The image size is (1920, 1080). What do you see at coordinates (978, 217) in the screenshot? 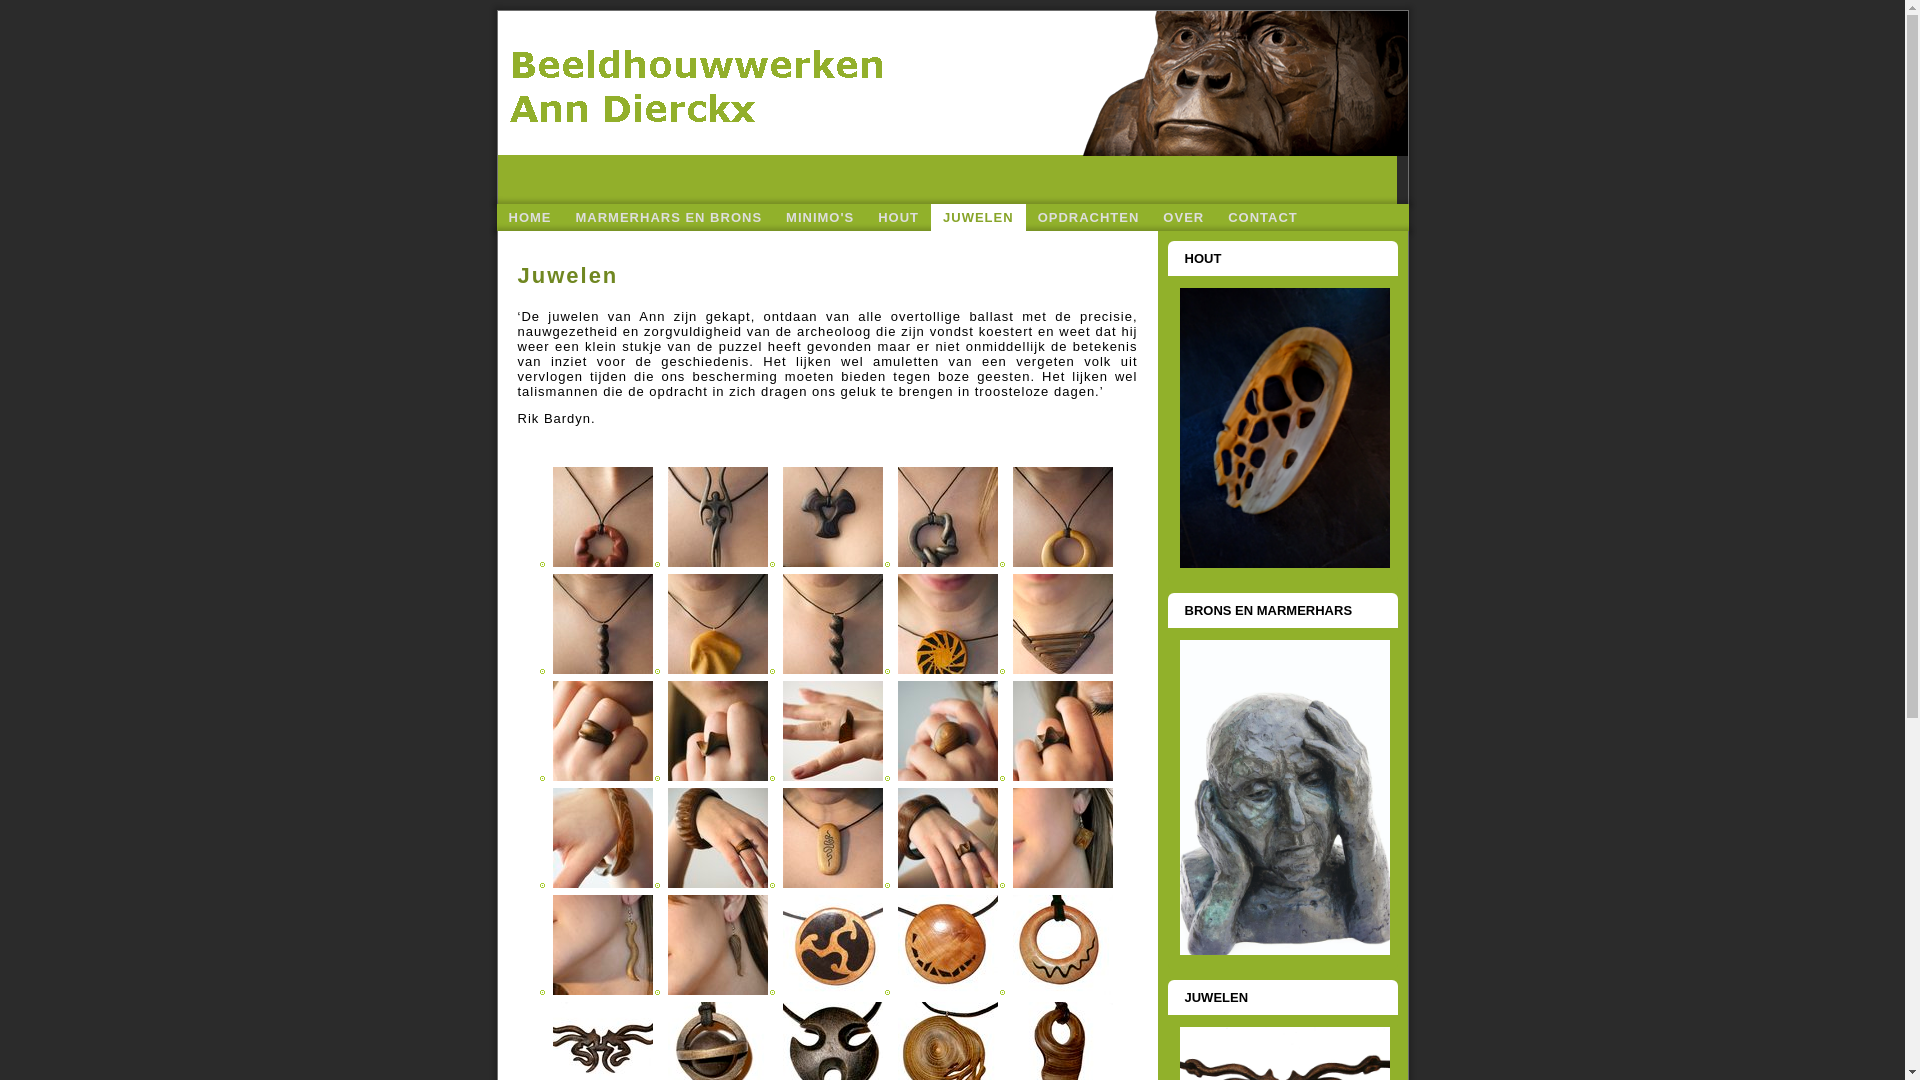
I see `'JUWELEN'` at bounding box center [978, 217].